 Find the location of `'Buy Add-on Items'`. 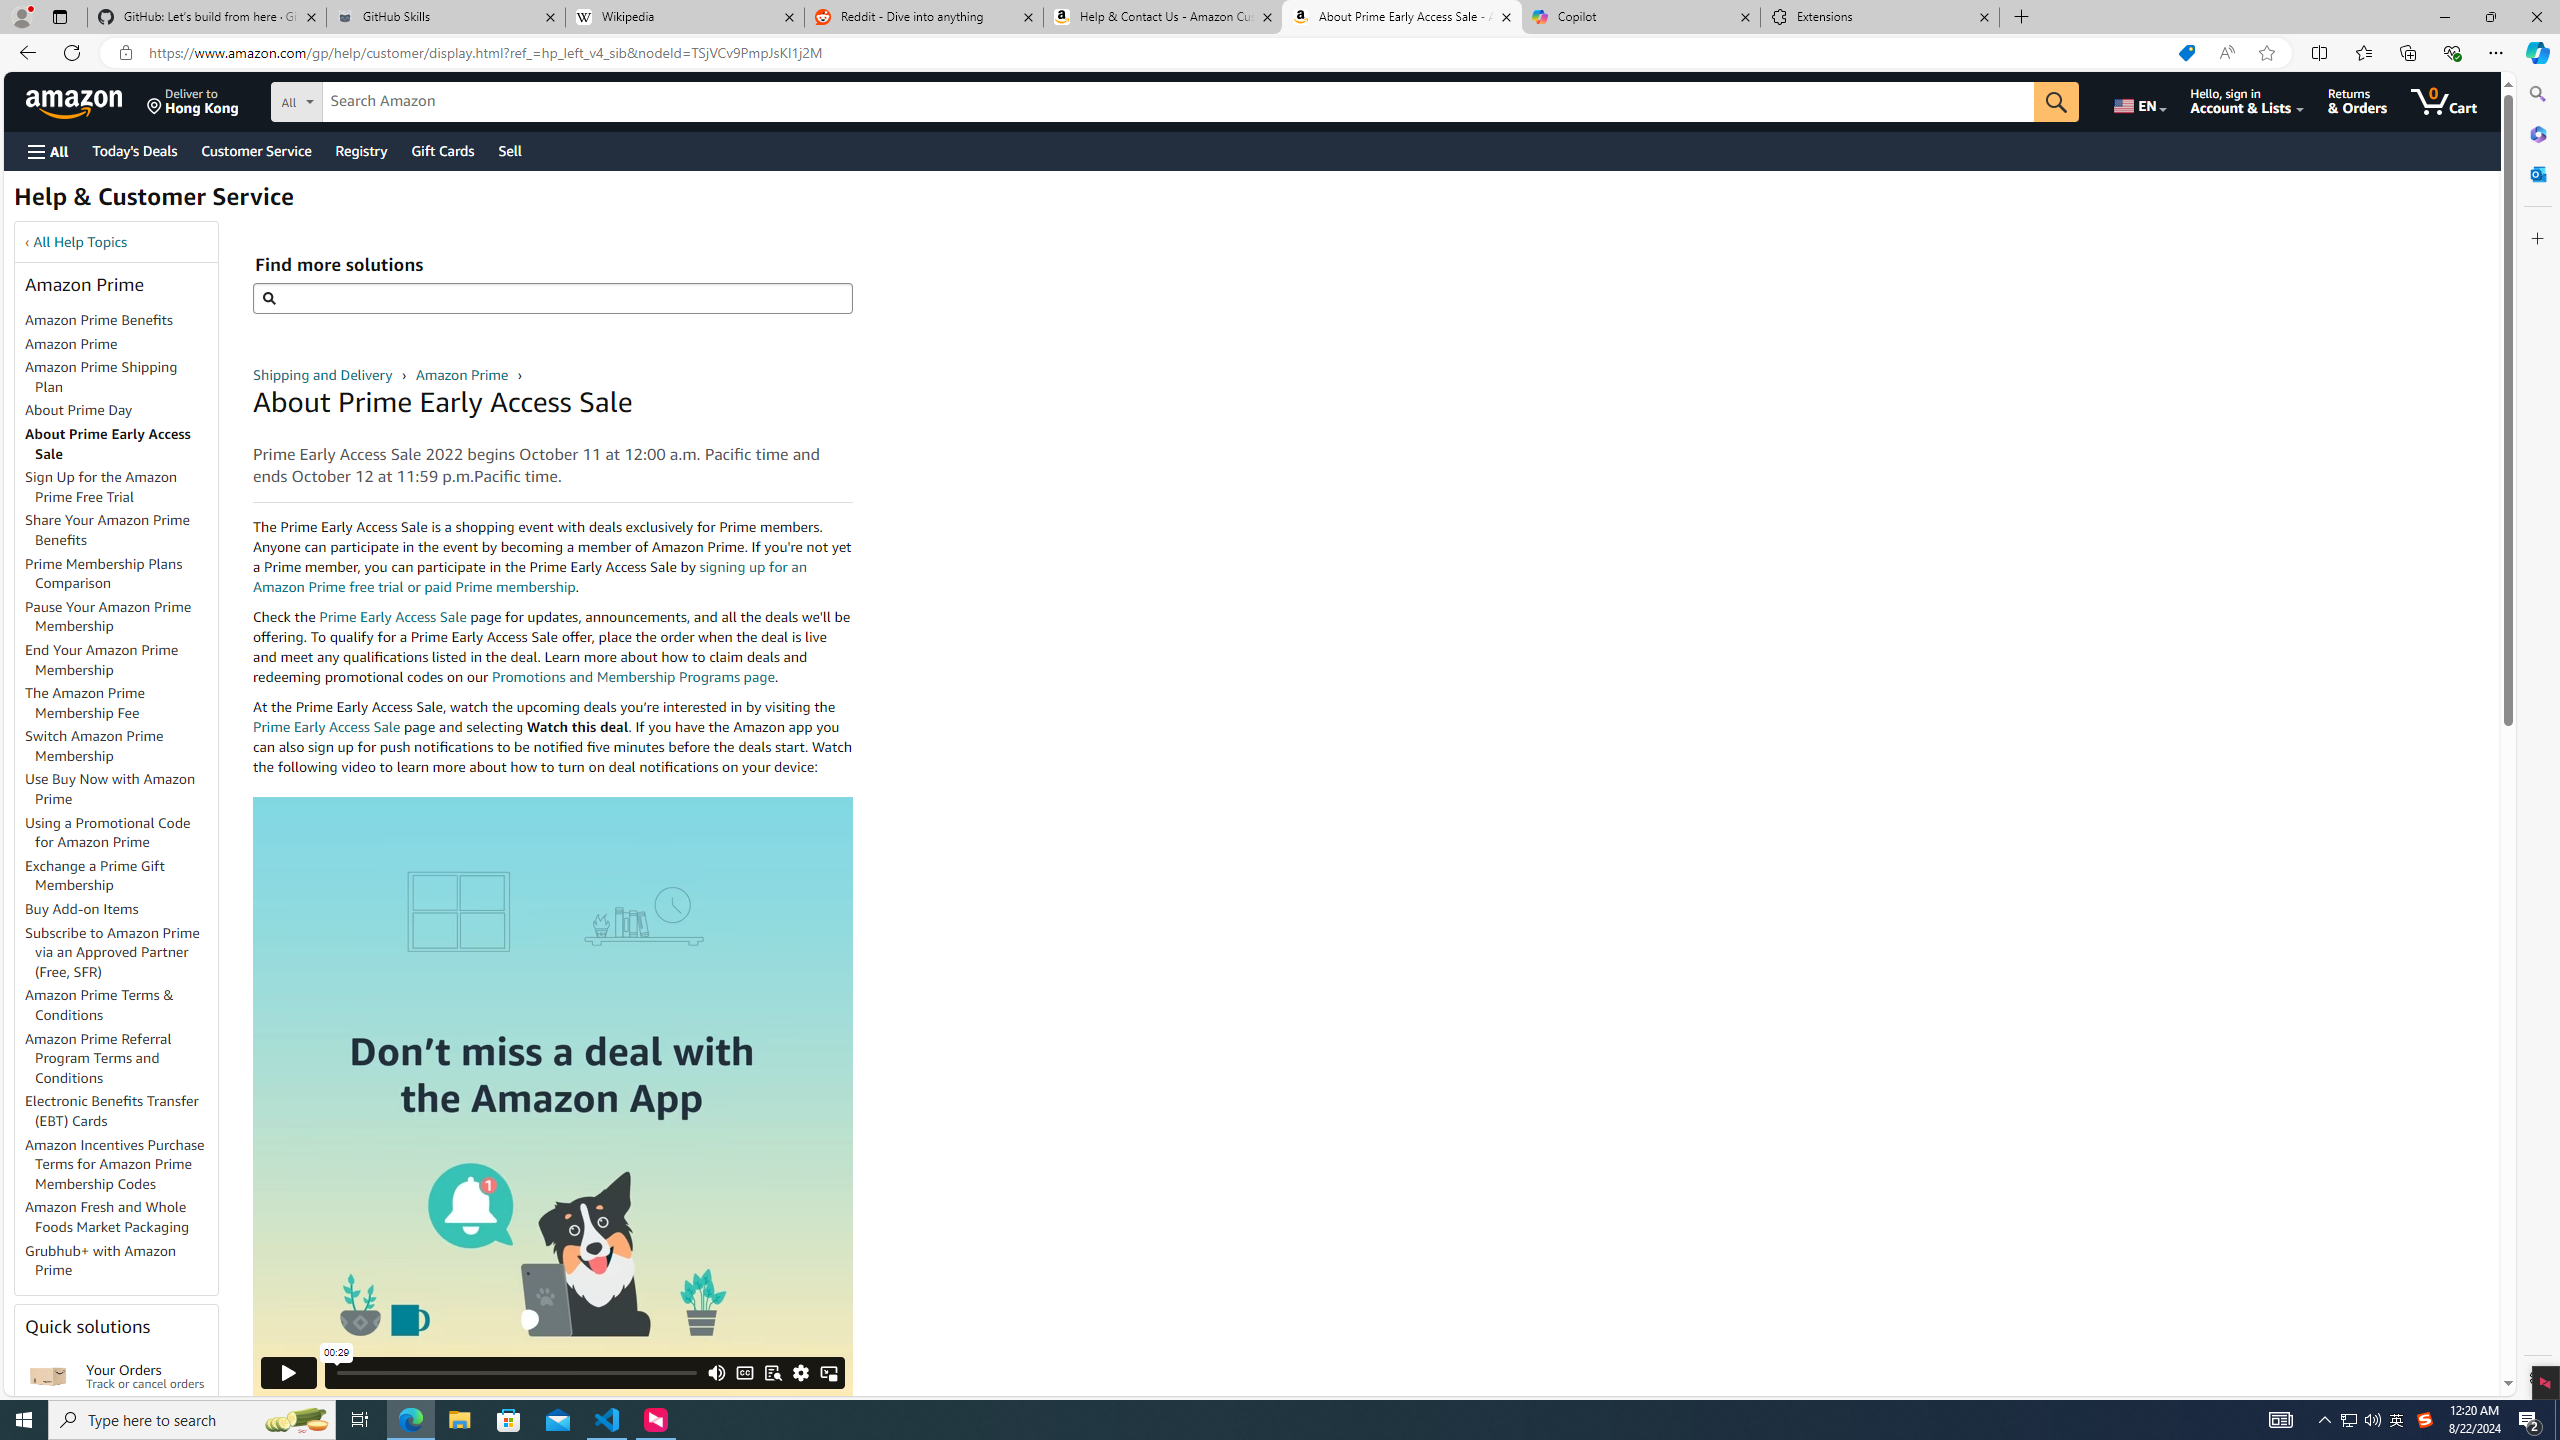

'Buy Add-on Items' is located at coordinates (81, 908).